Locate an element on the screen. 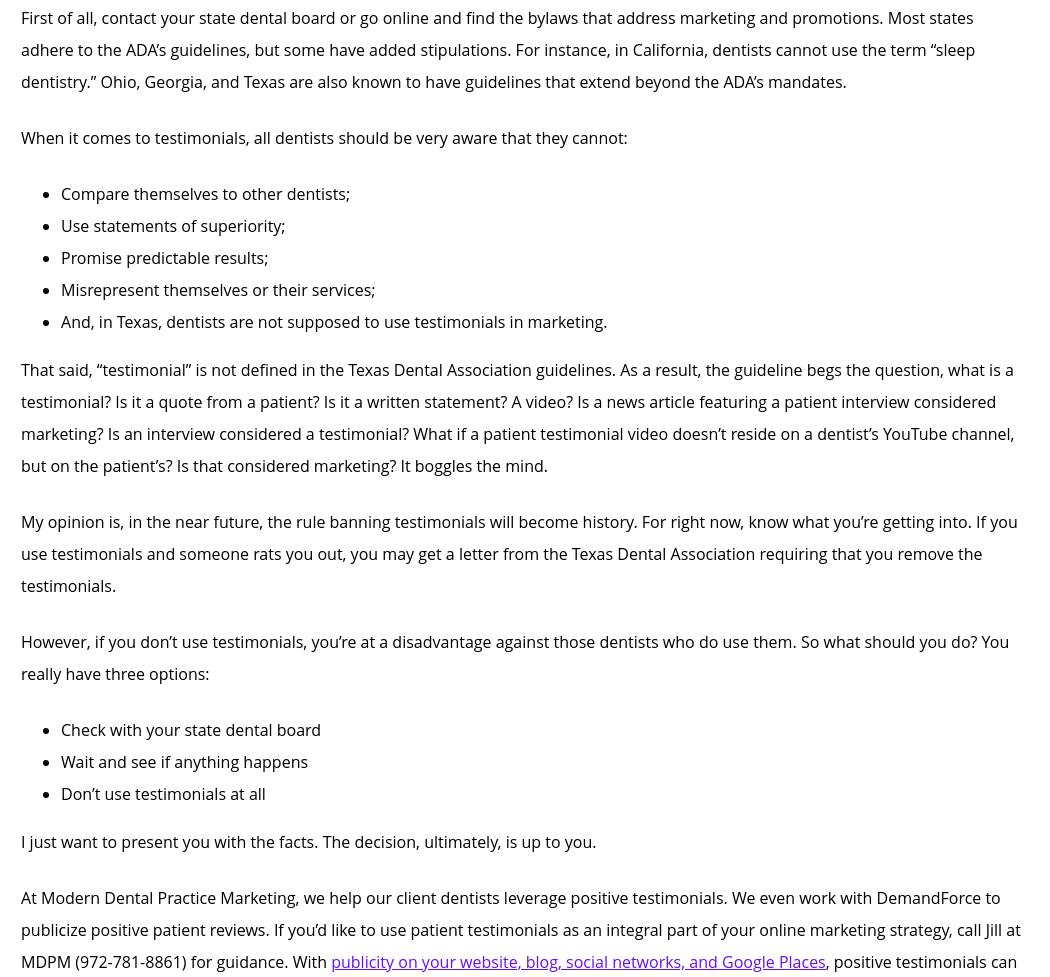 Image resolution: width=1050 pixels, height=977 pixels. 'Use statements of superiority;' is located at coordinates (173, 224).